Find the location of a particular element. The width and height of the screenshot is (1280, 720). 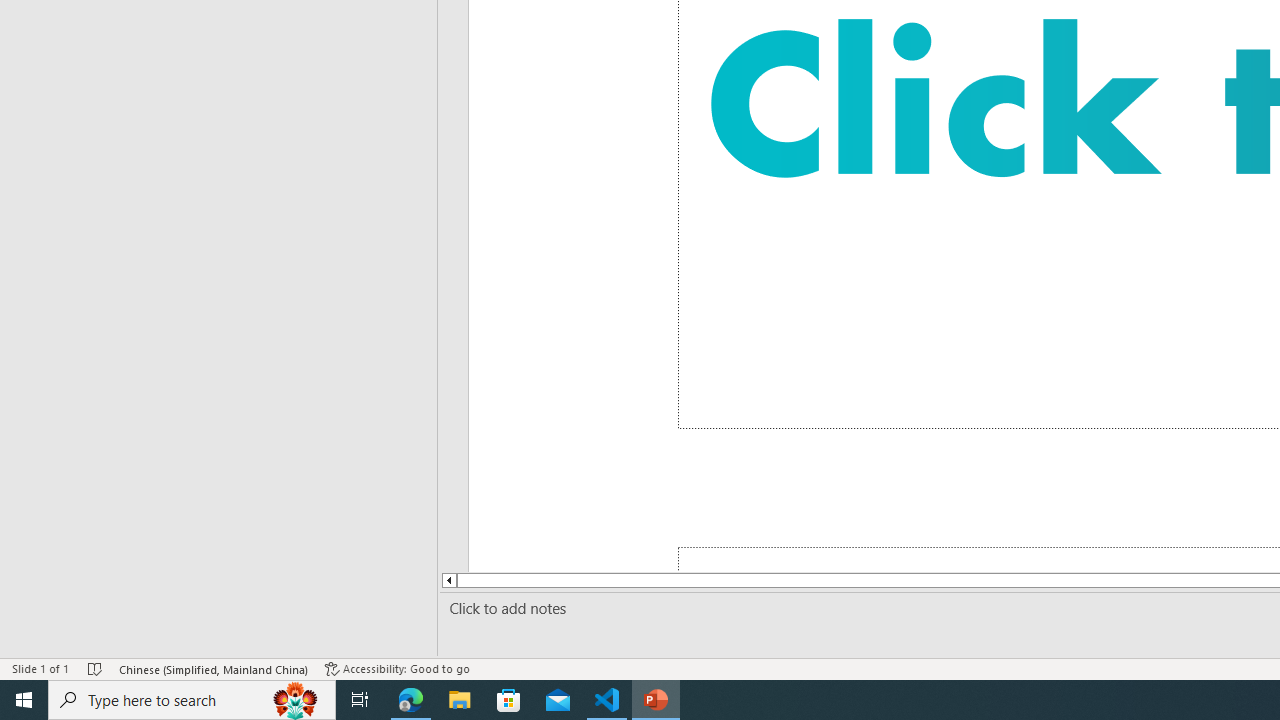

'Spell Check No Errors' is located at coordinates (95, 669).